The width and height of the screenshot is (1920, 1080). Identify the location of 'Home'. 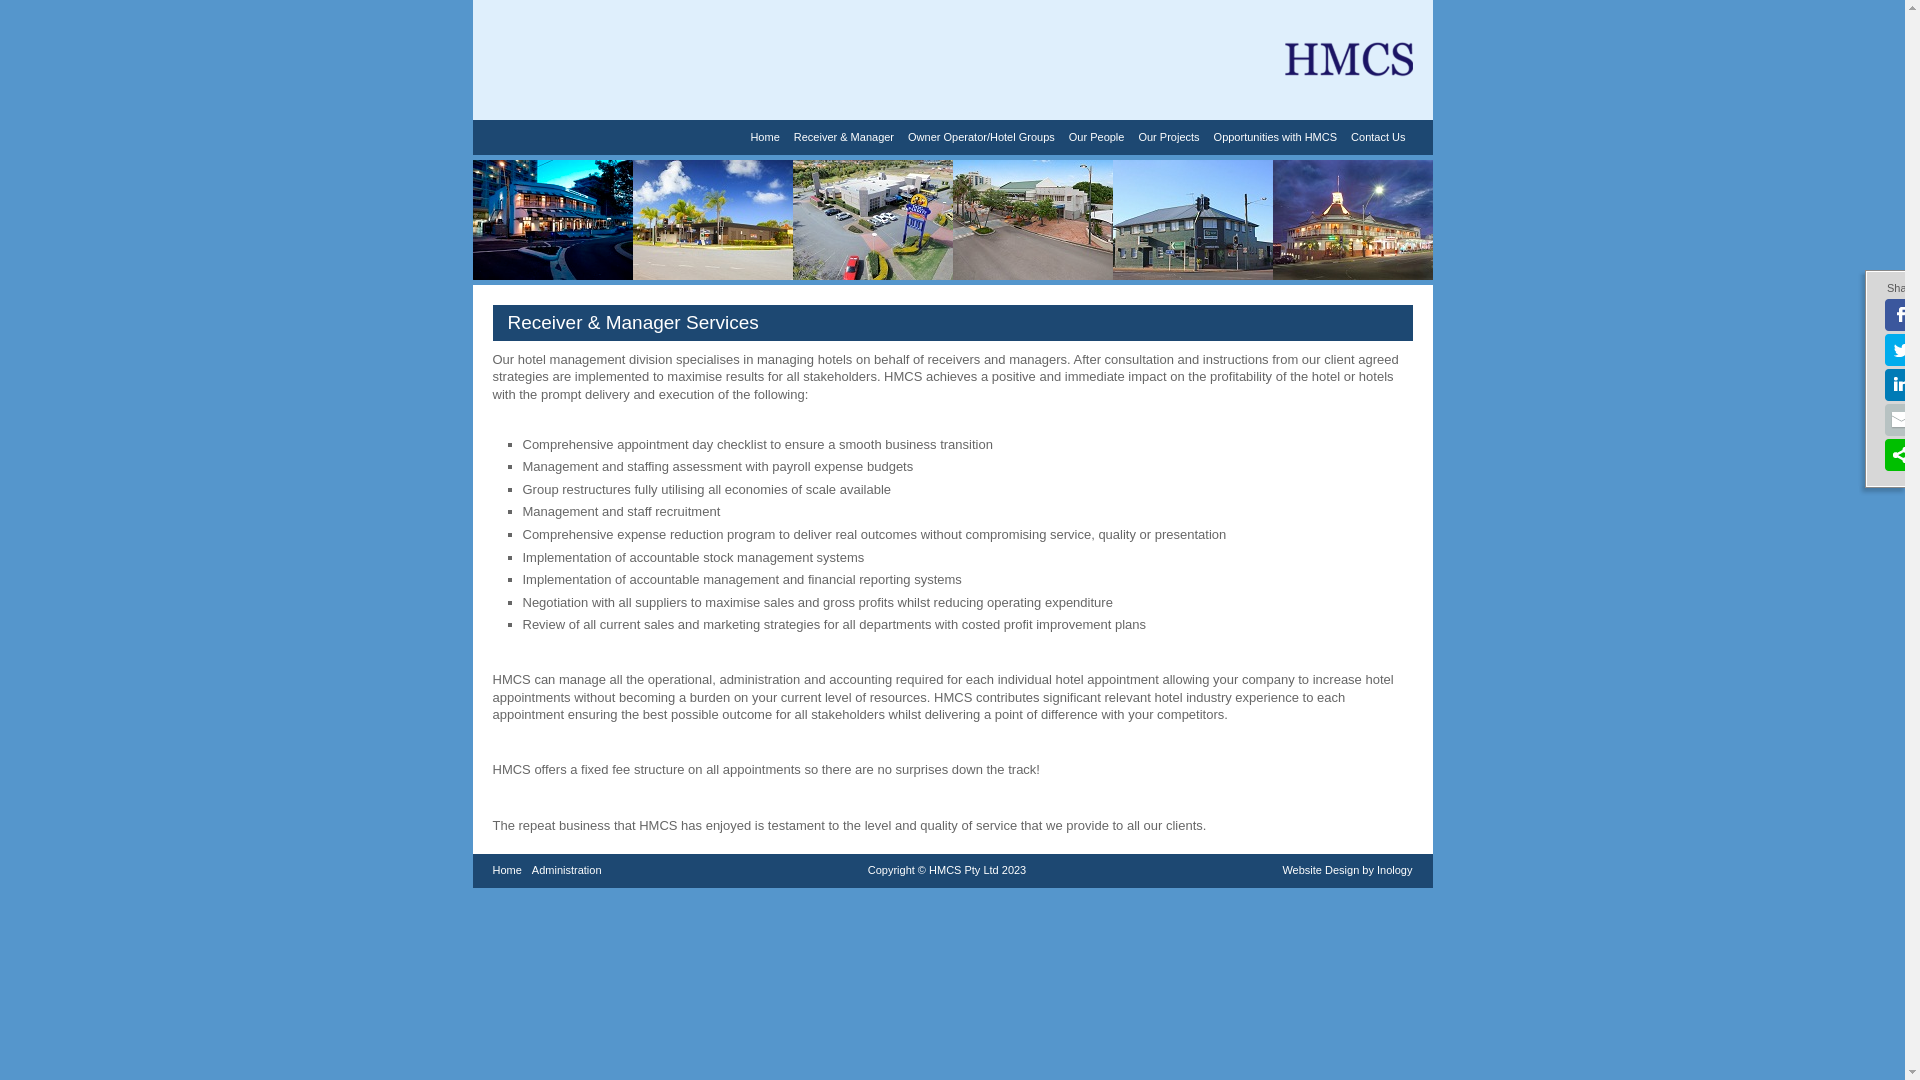
(748, 136).